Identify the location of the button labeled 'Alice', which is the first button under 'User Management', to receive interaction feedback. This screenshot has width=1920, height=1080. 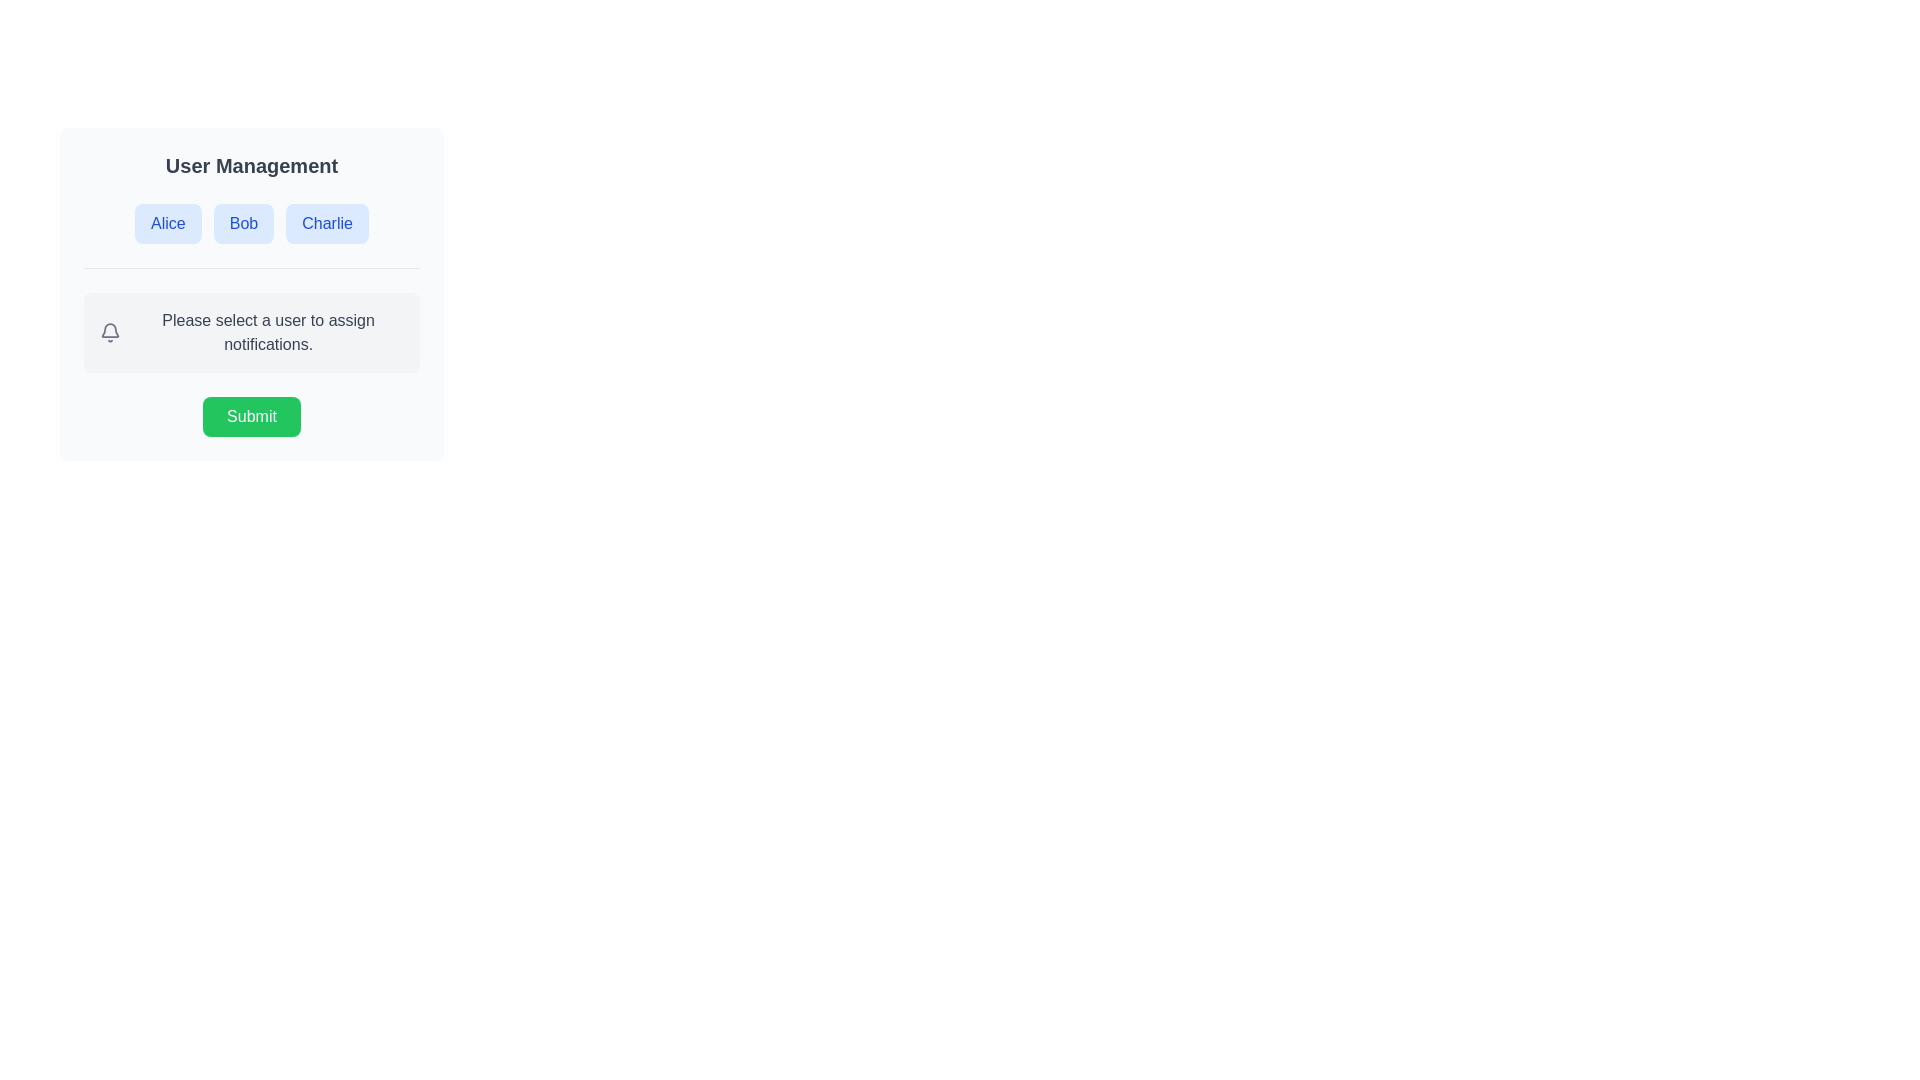
(168, 223).